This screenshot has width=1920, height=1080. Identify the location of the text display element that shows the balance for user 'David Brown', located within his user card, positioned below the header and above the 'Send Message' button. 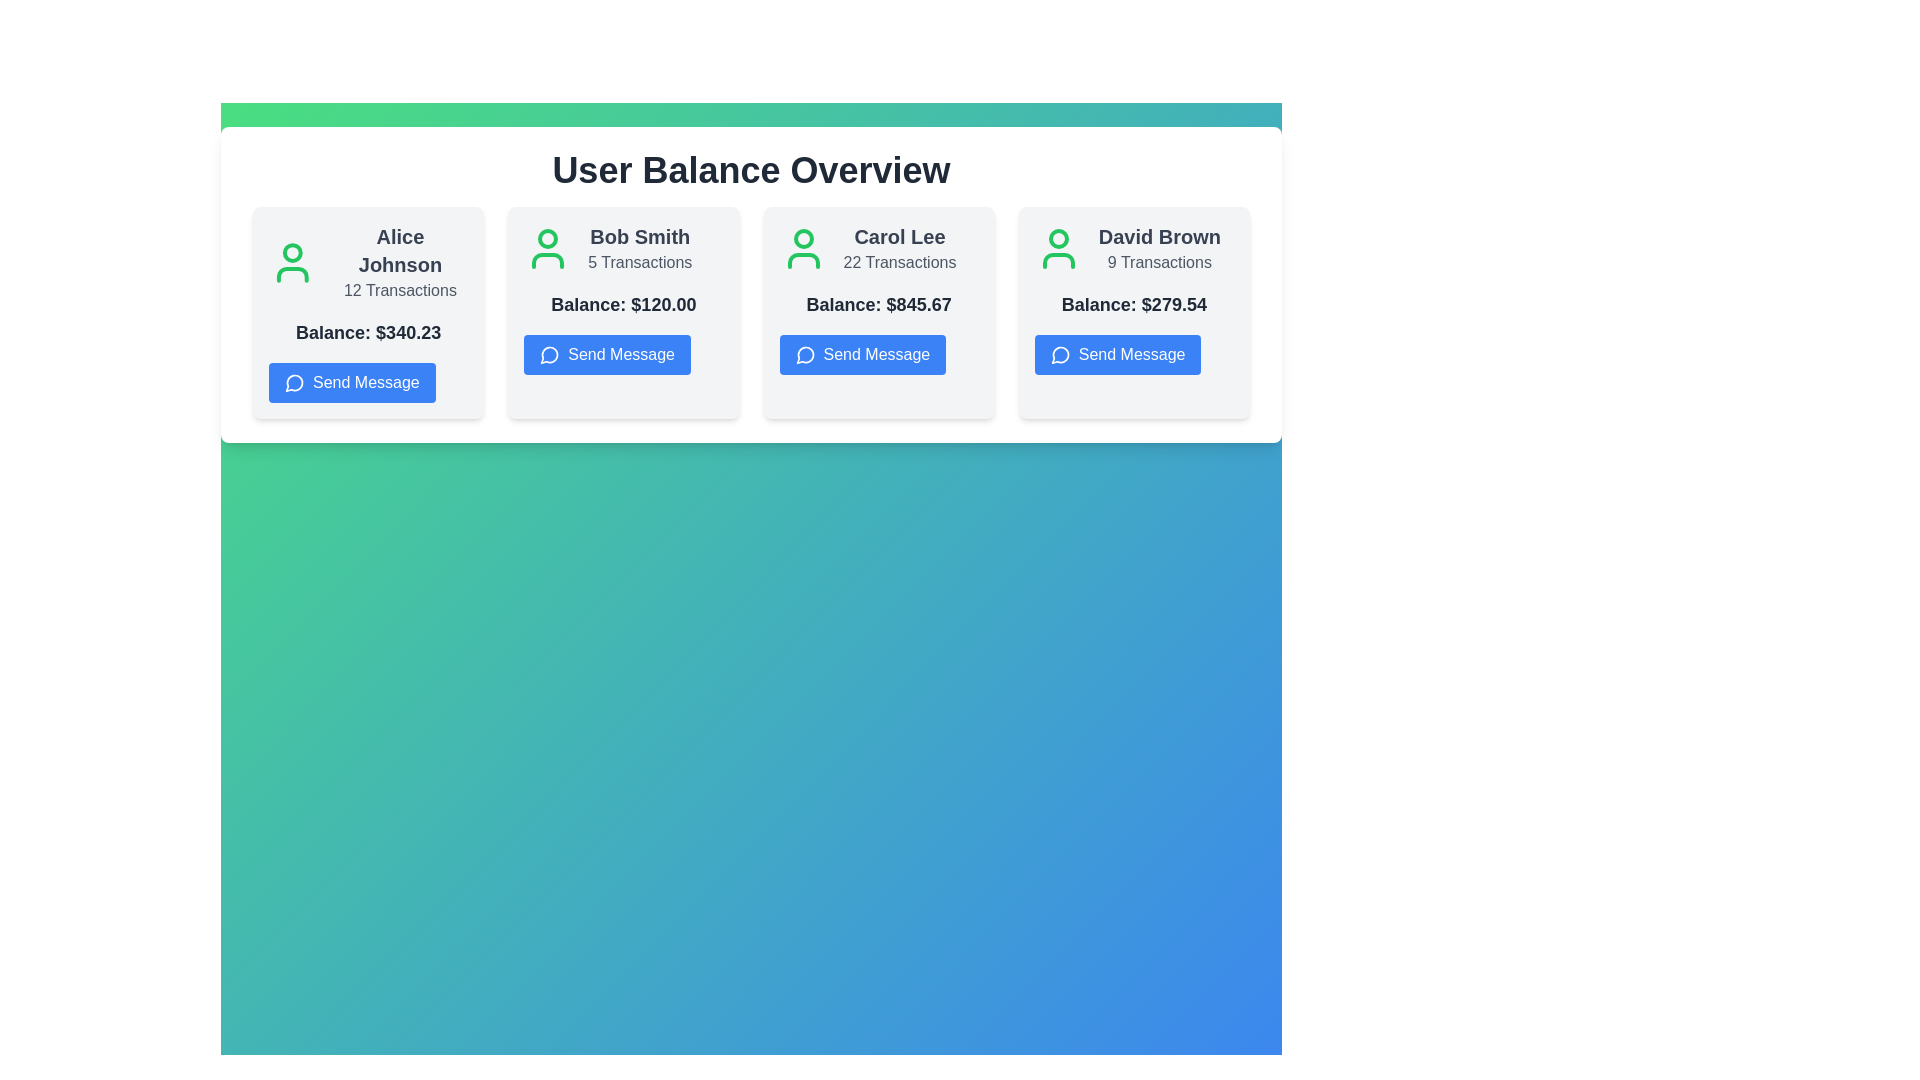
(1134, 304).